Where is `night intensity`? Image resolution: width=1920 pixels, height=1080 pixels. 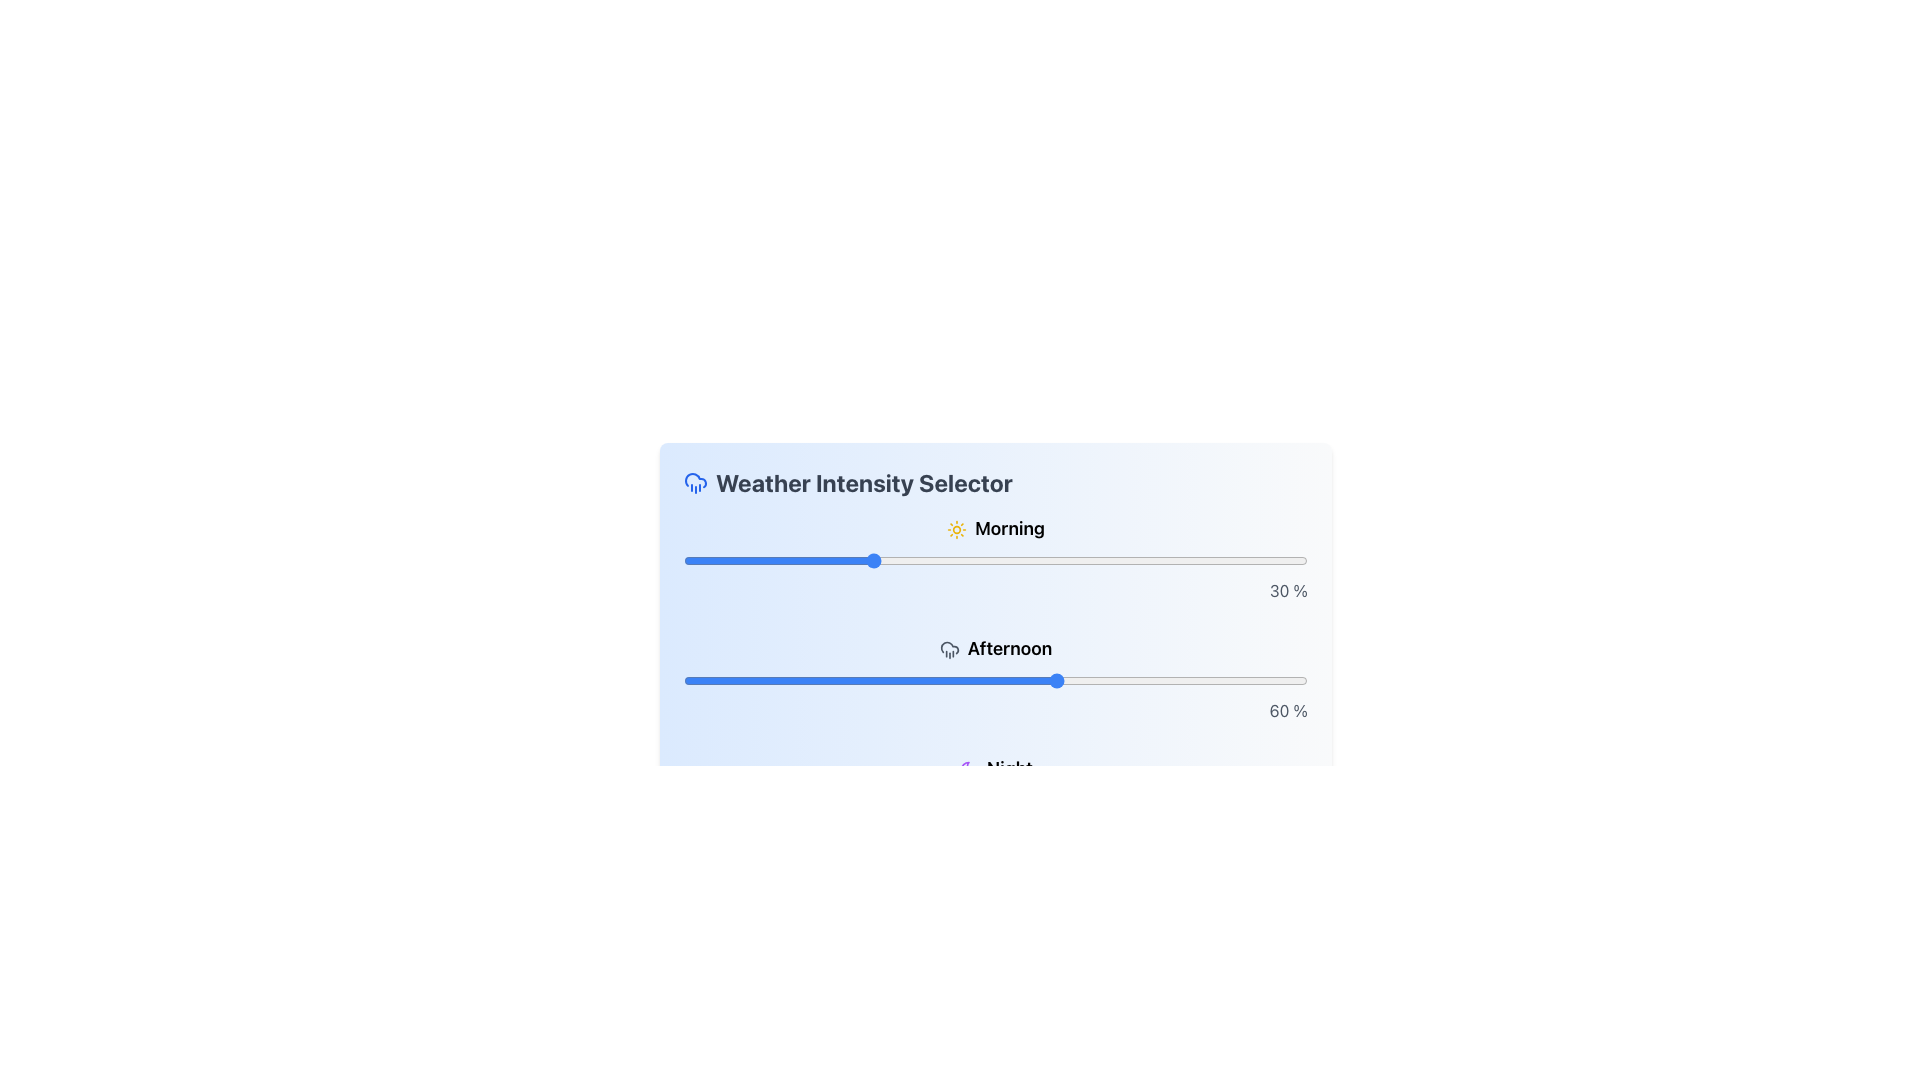
night intensity is located at coordinates (989, 800).